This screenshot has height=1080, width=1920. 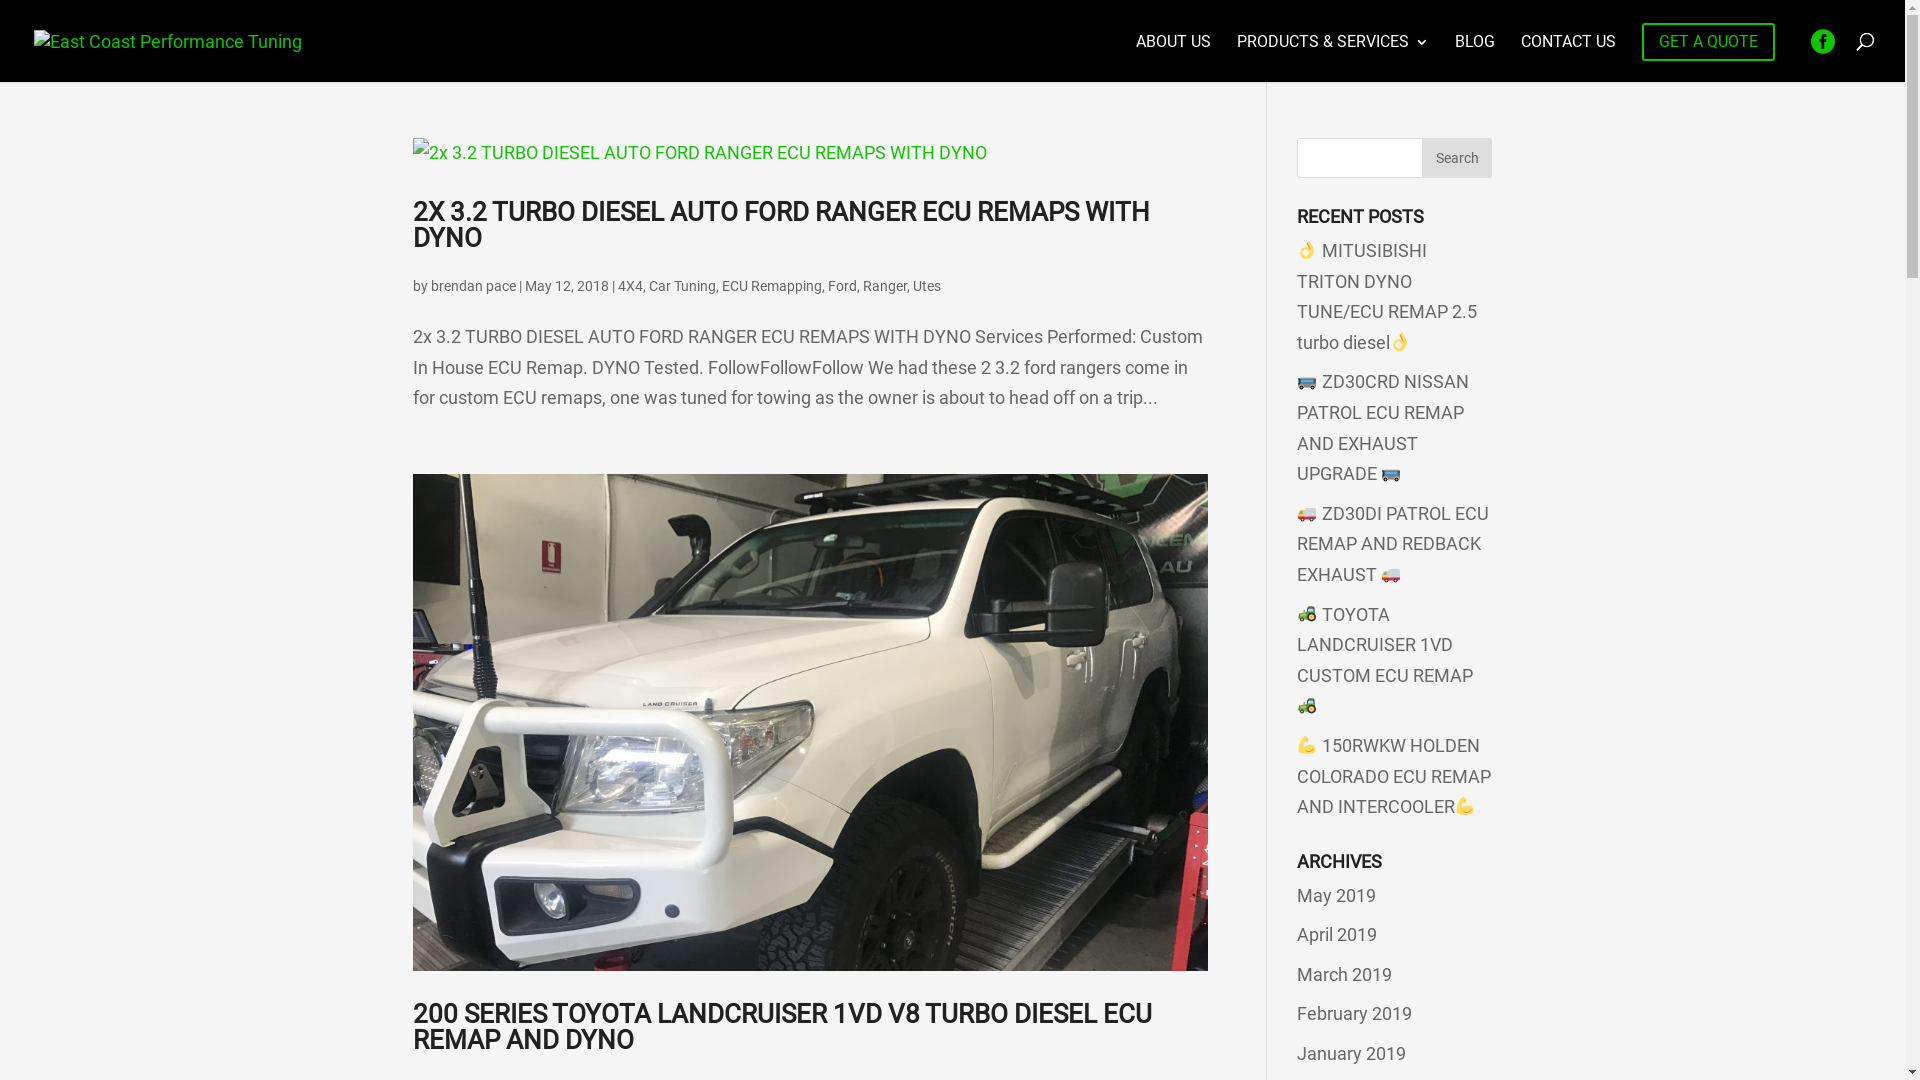 I want to click on 'January 2019', so click(x=1351, y=1052).